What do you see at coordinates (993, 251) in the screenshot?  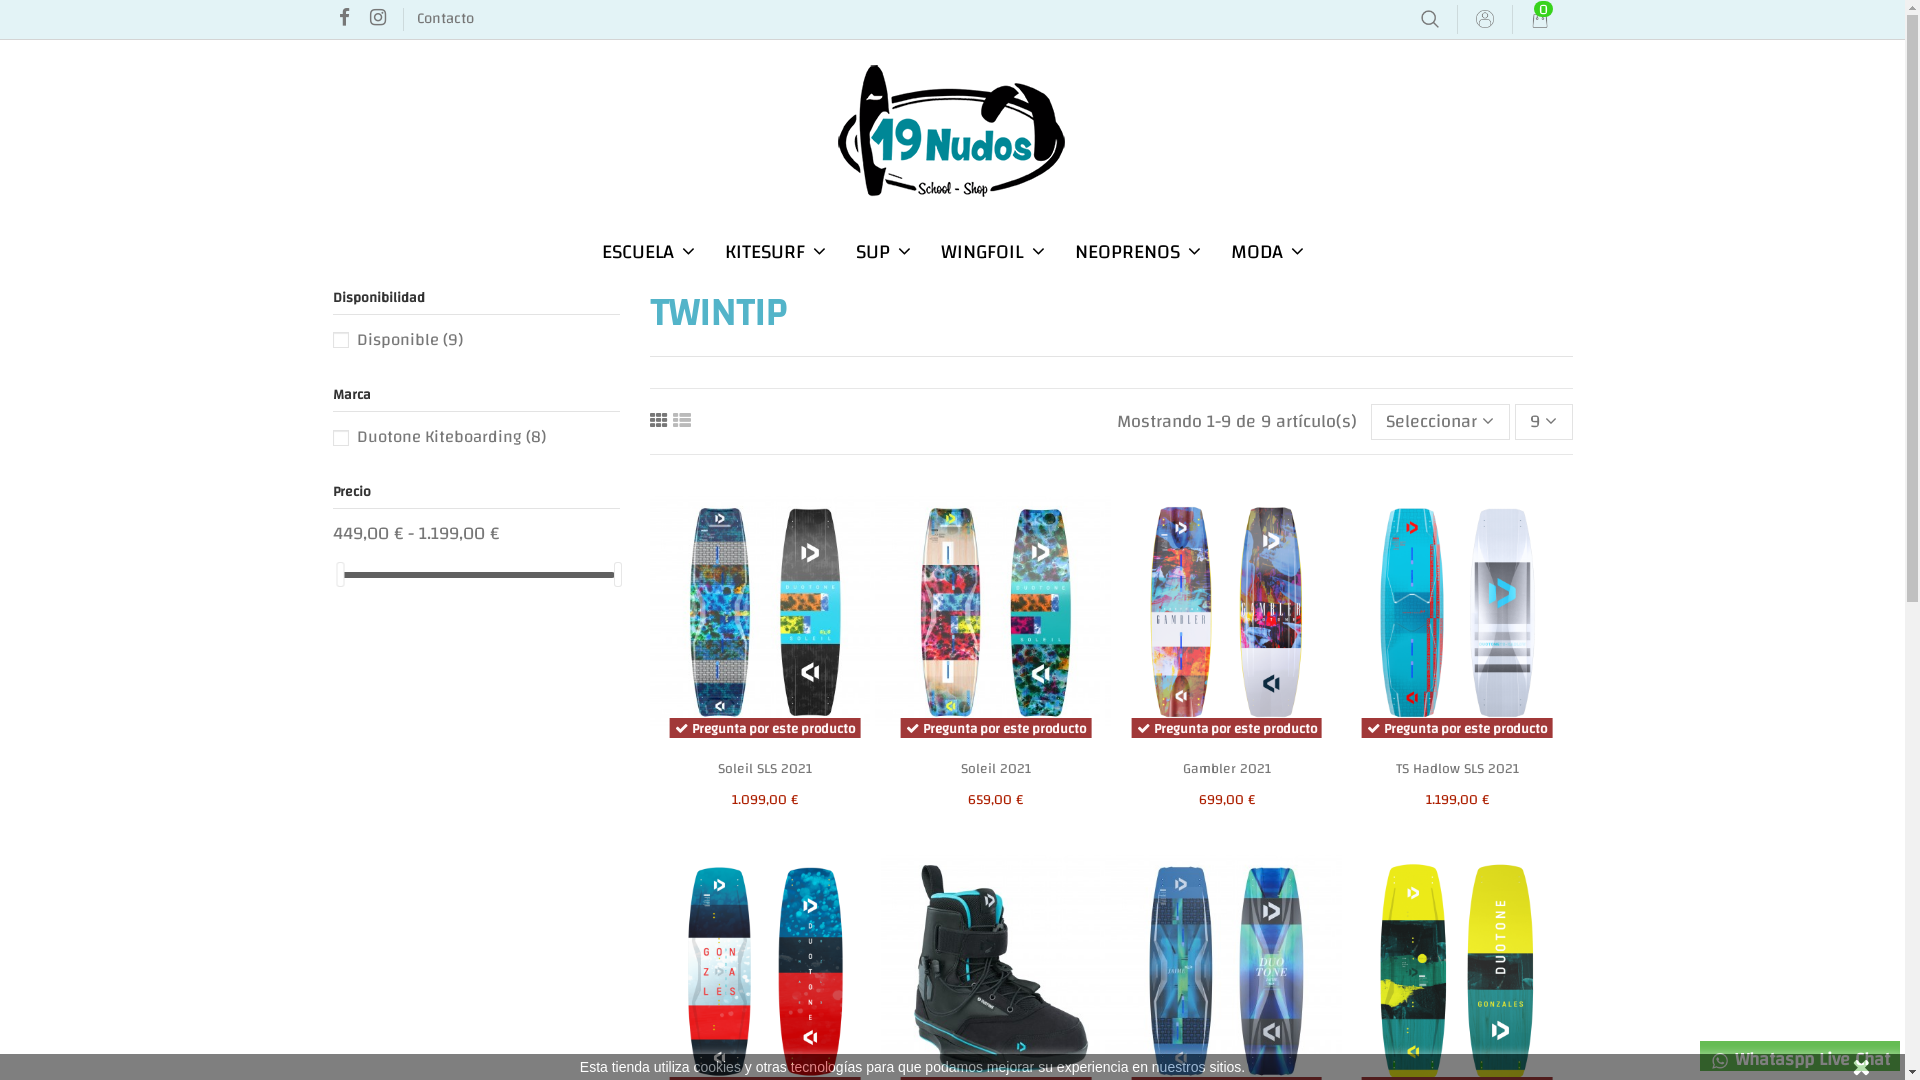 I see `'WINGFOIL'` at bounding box center [993, 251].